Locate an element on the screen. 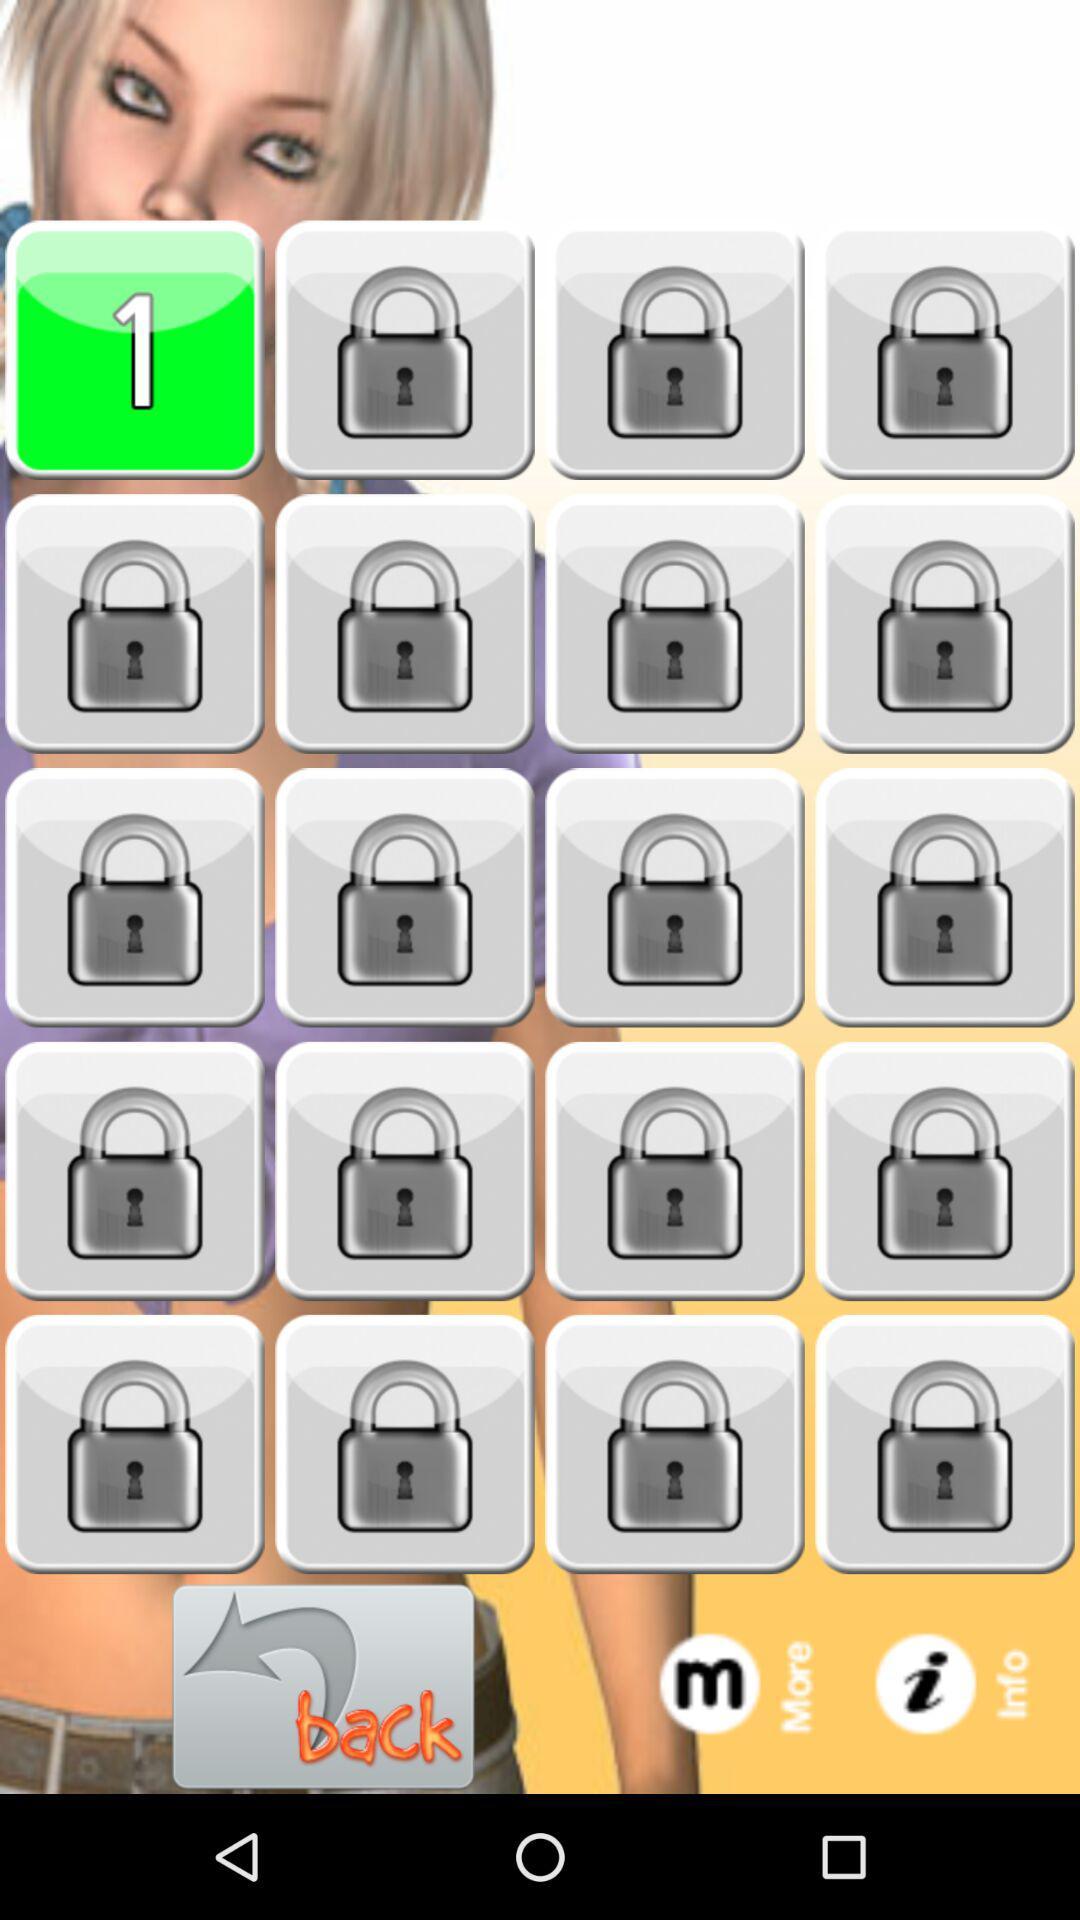 Image resolution: width=1080 pixels, height=1920 pixels. option one is located at coordinates (135, 350).